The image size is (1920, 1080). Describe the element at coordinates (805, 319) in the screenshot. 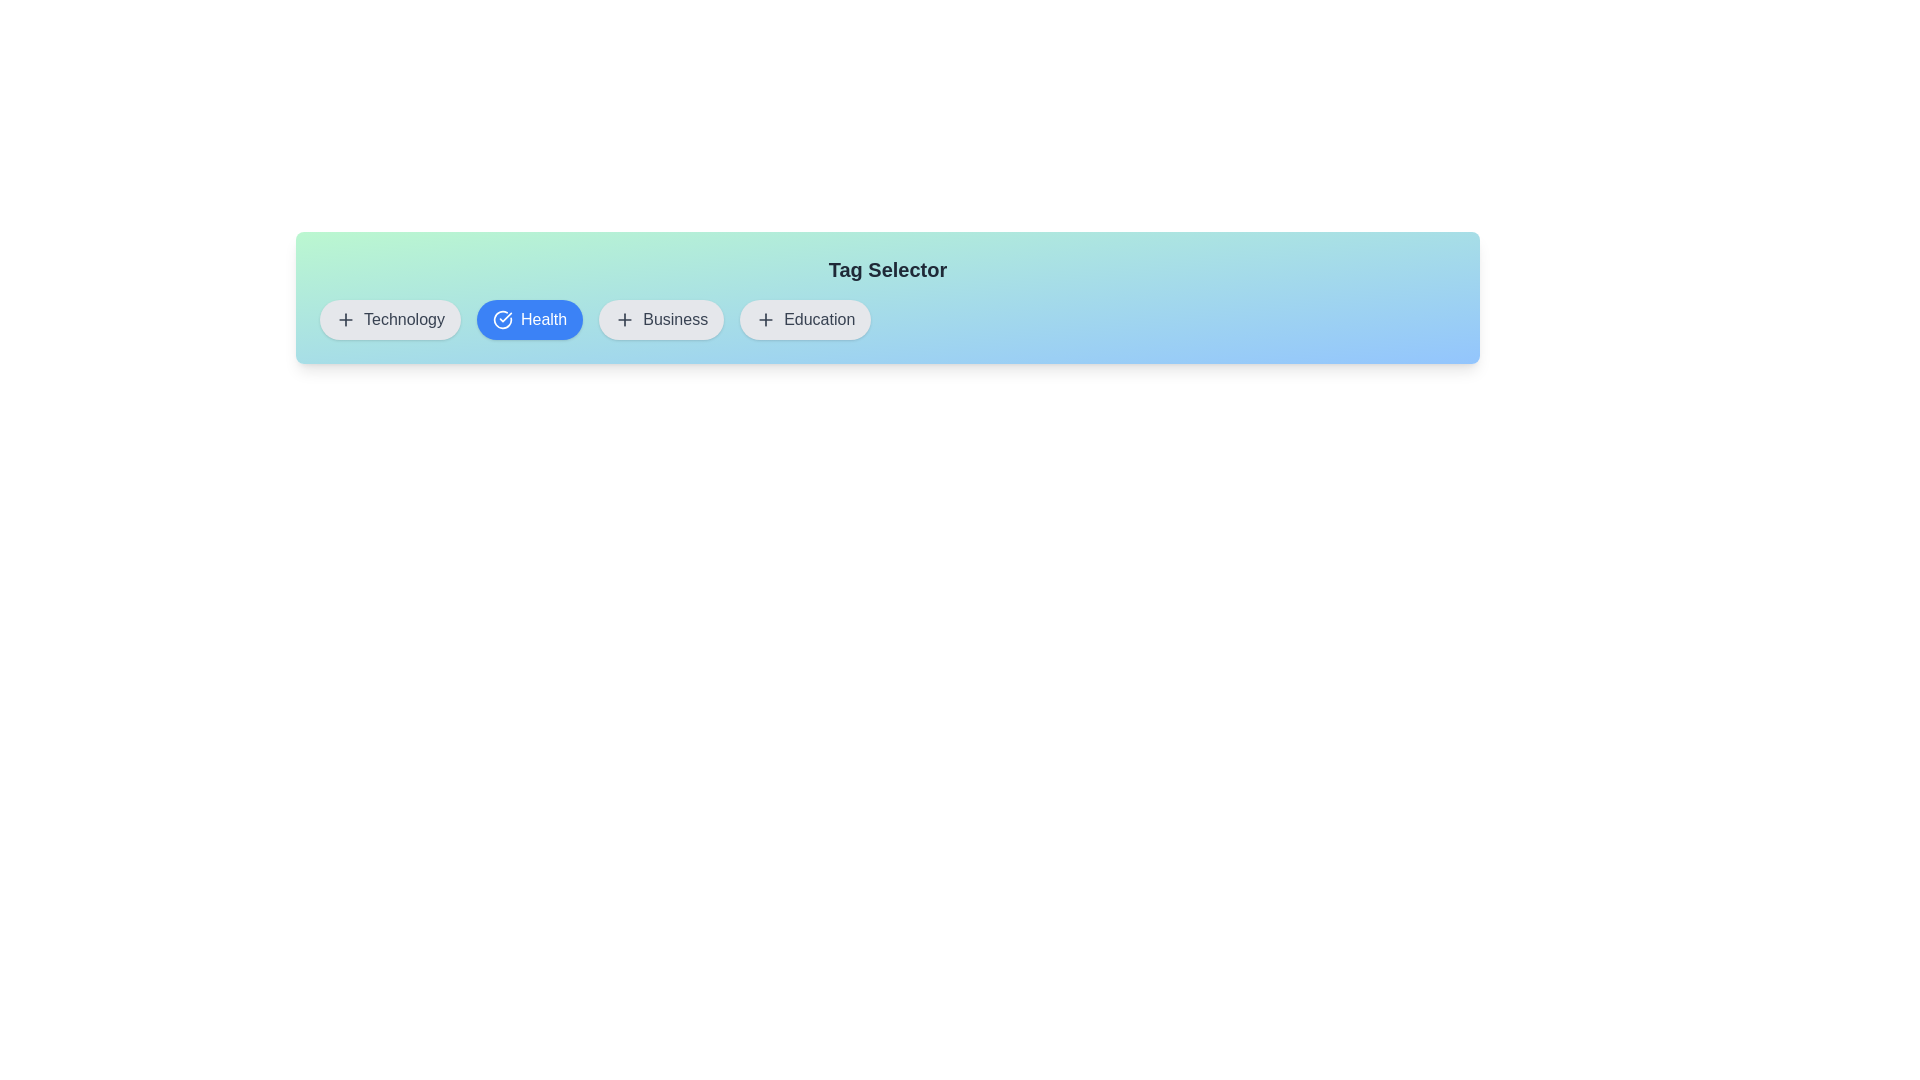

I see `the tag Education by clicking on it` at that location.